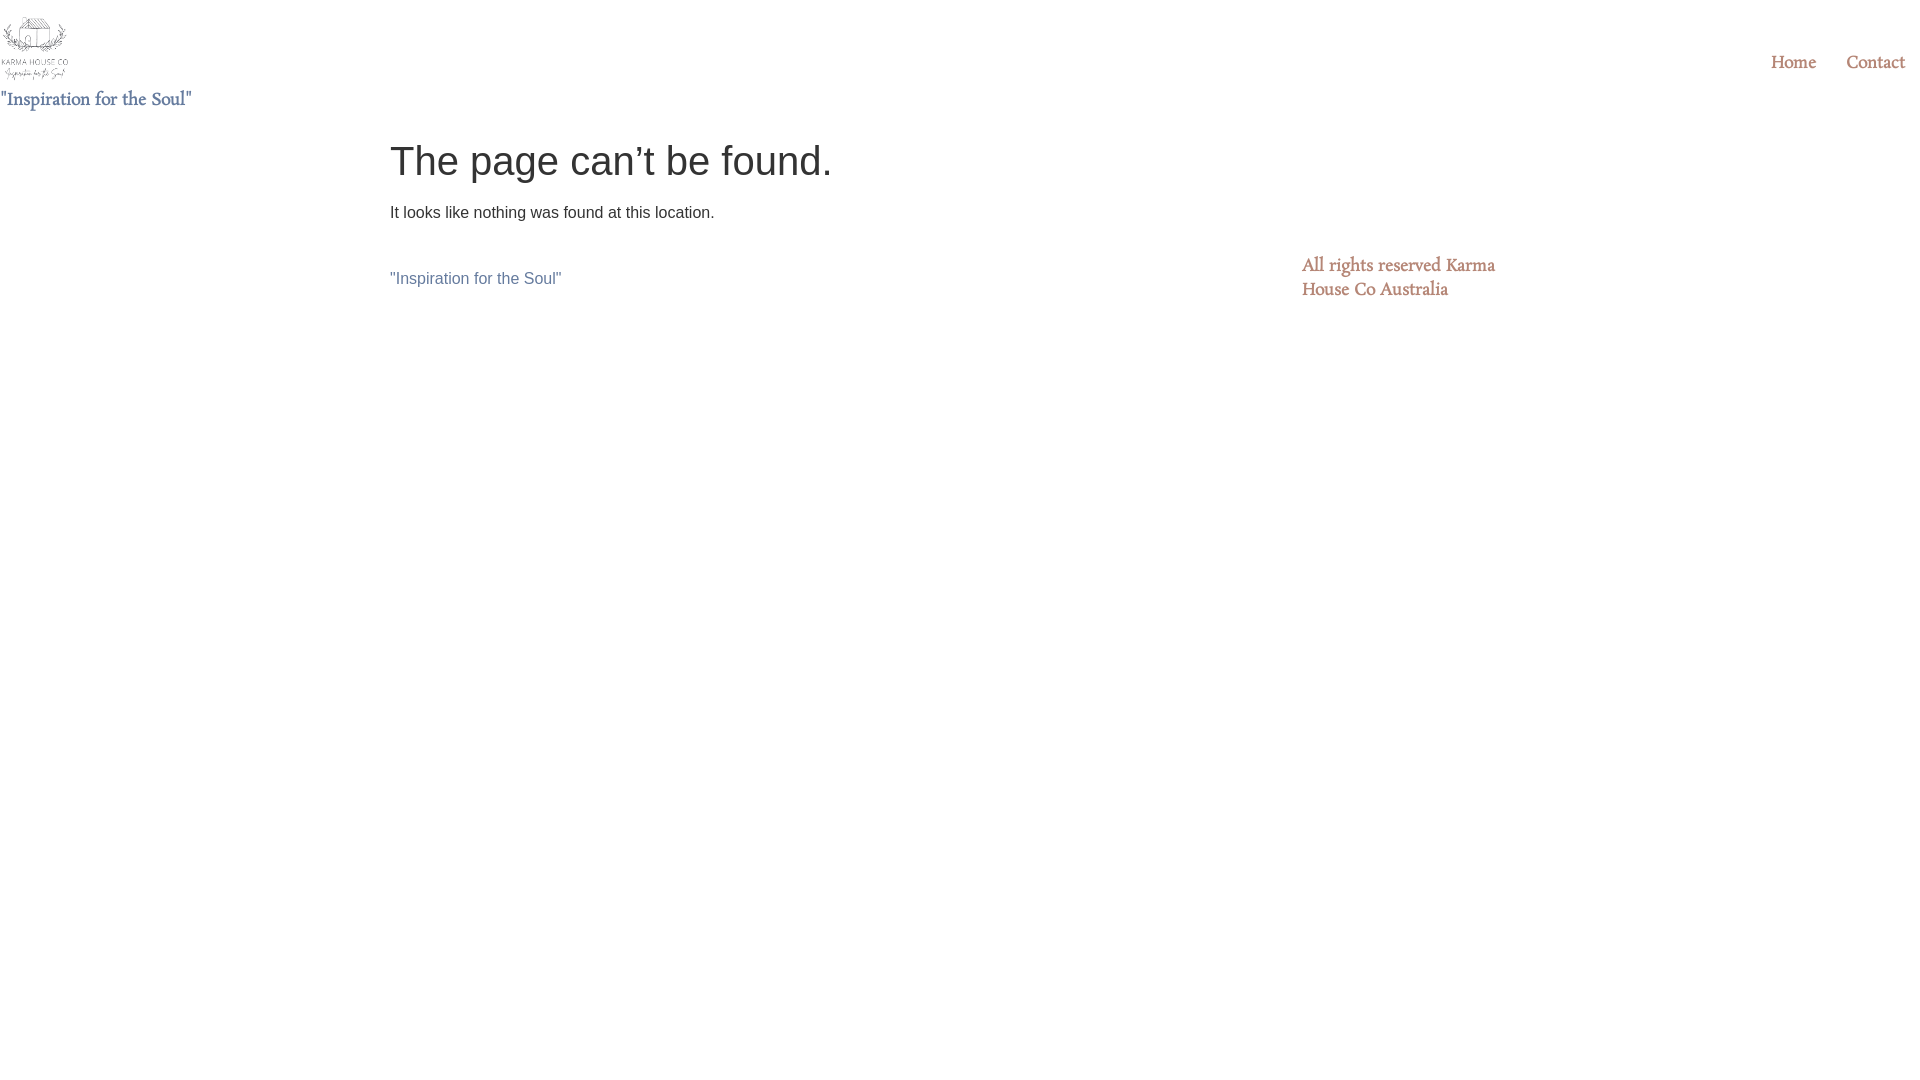 The height and width of the screenshot is (1080, 1920). I want to click on 'Home', so click(1755, 63).